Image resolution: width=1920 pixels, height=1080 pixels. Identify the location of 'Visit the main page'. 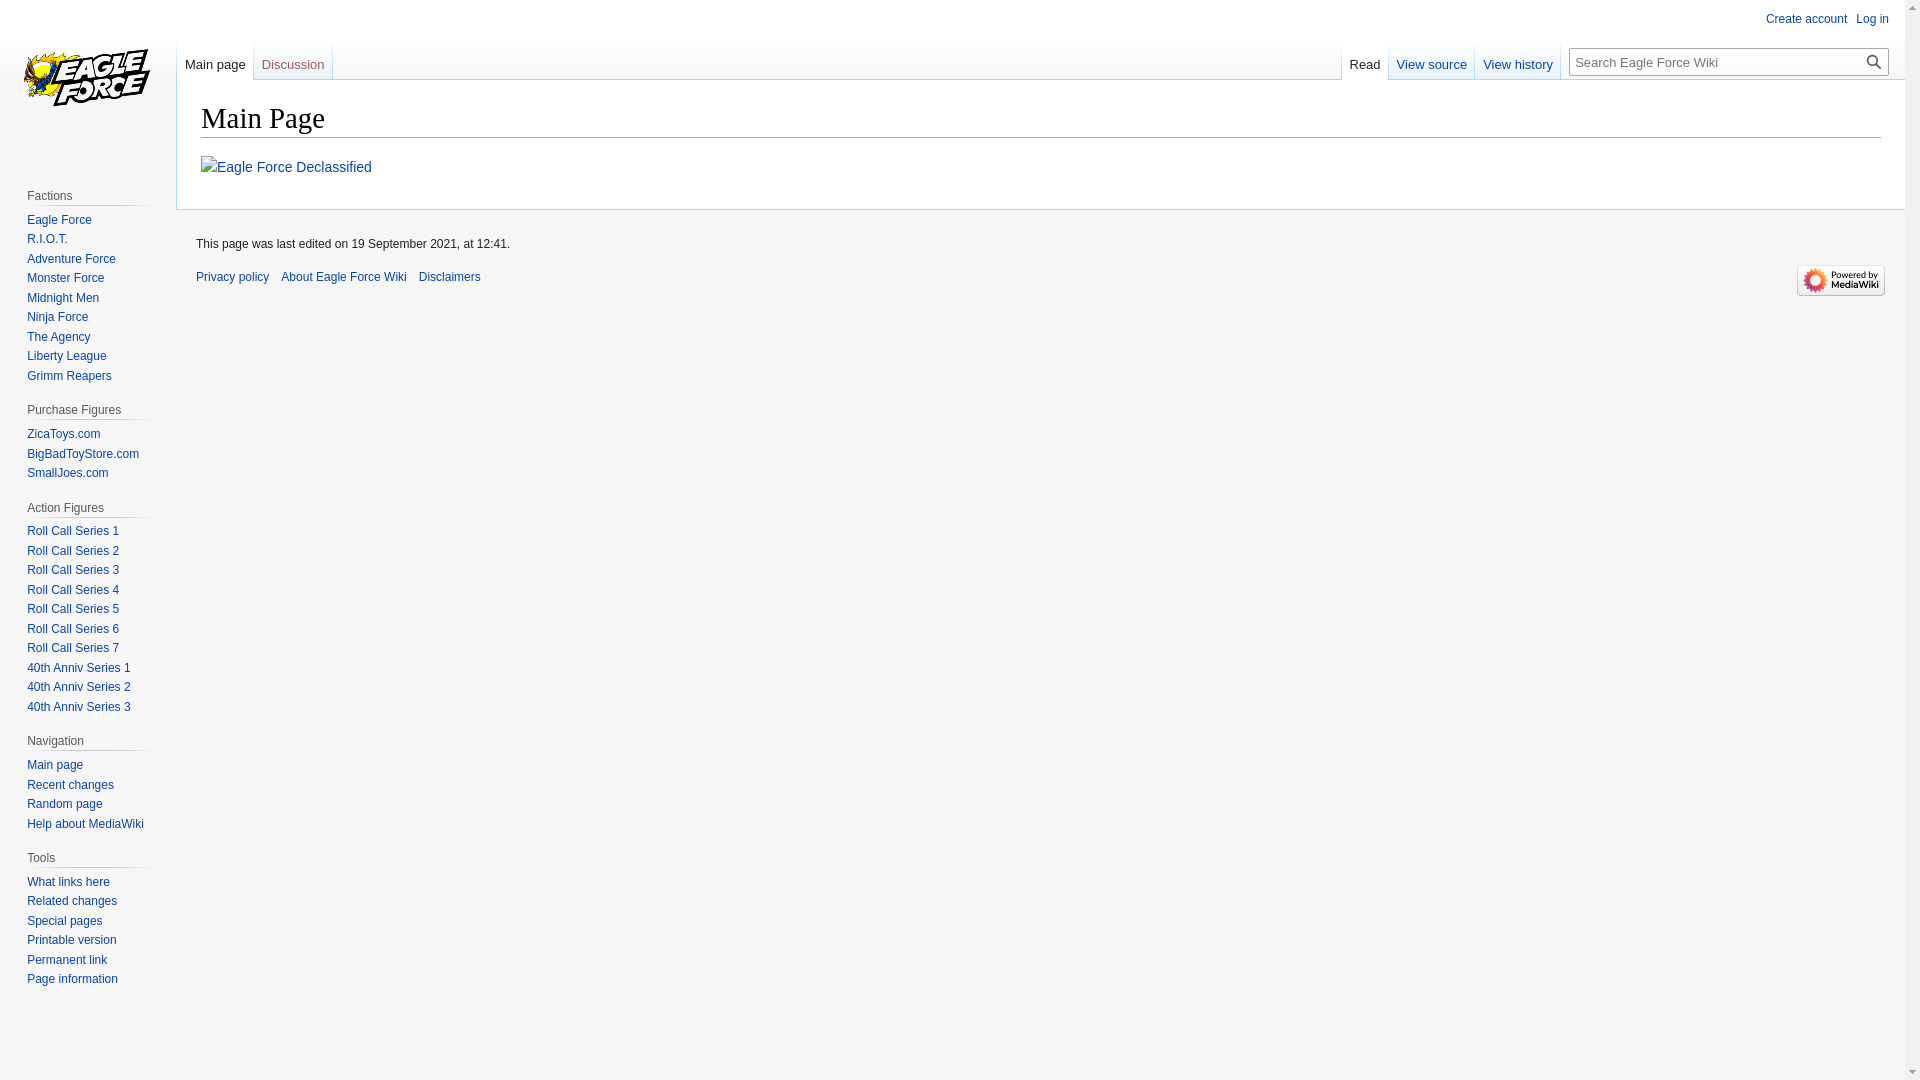
(86, 79).